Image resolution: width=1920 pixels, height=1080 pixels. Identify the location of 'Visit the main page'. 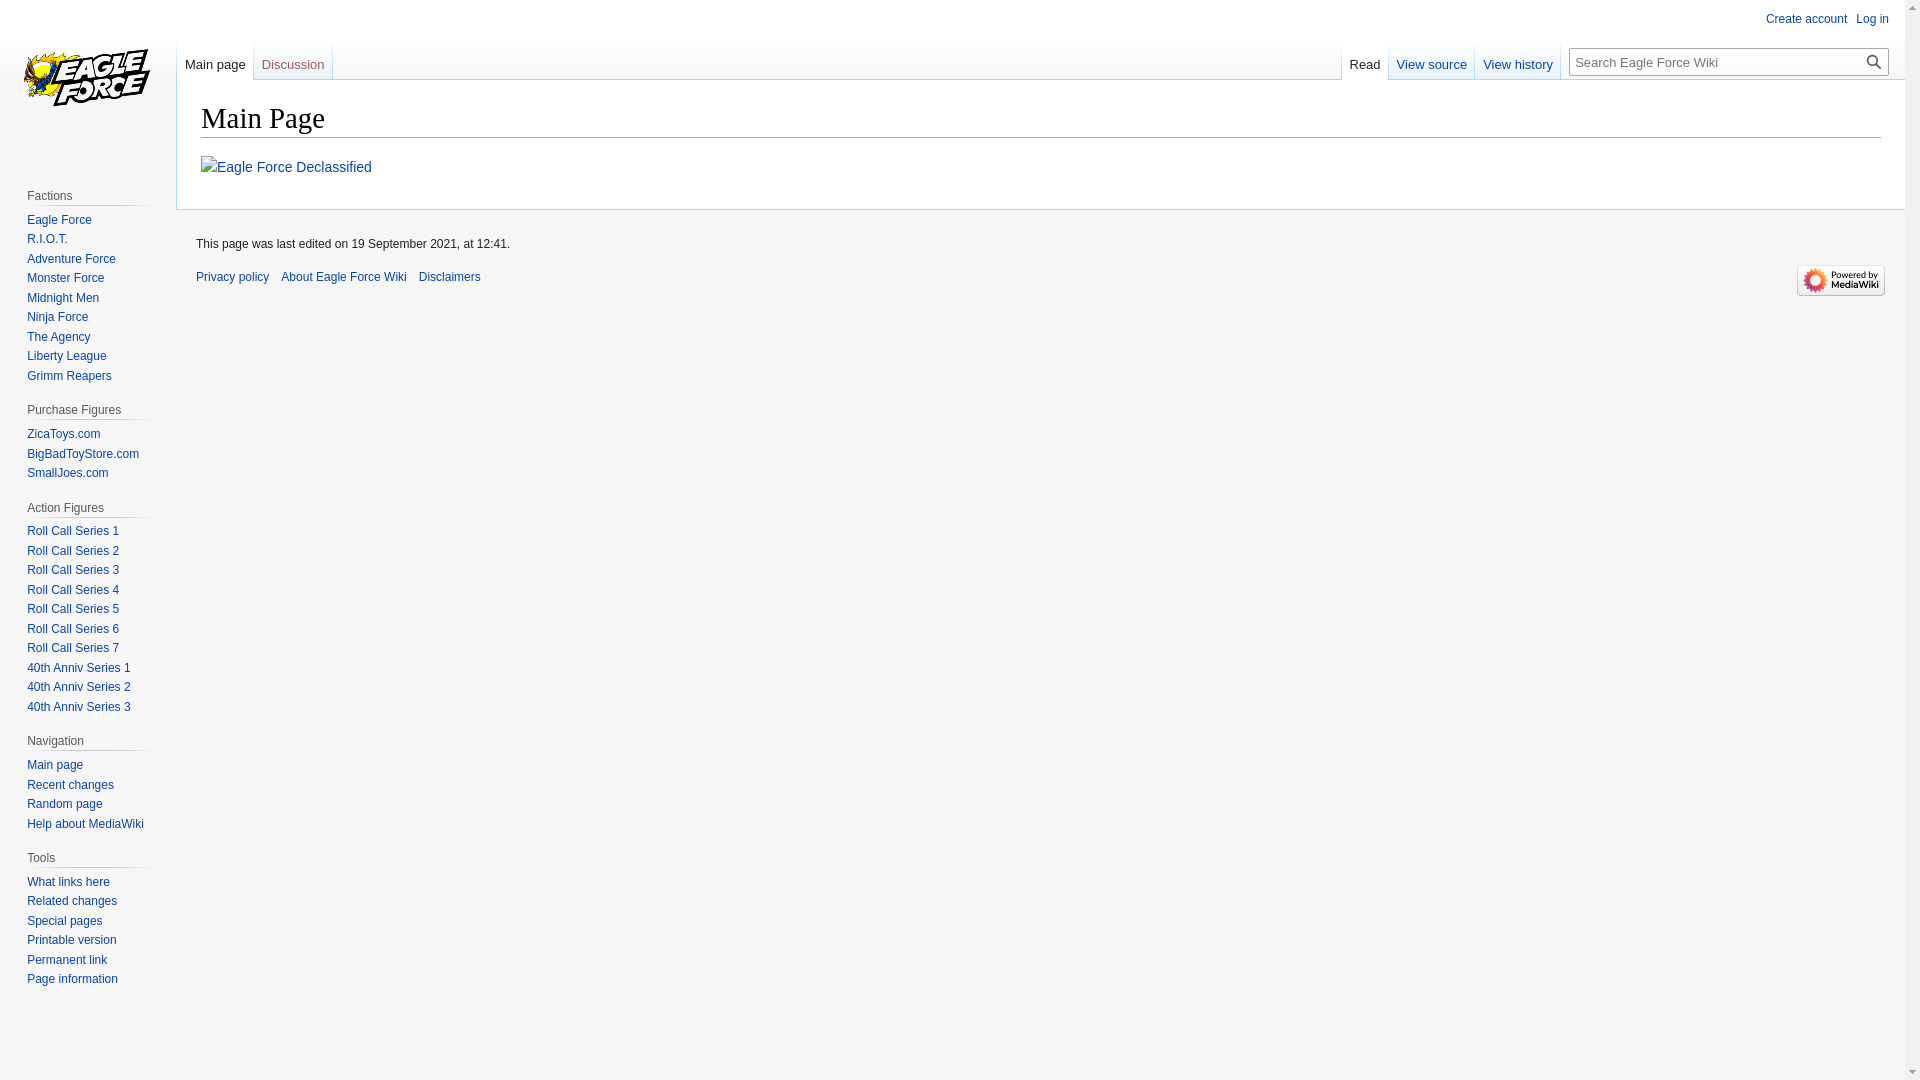
(86, 79).